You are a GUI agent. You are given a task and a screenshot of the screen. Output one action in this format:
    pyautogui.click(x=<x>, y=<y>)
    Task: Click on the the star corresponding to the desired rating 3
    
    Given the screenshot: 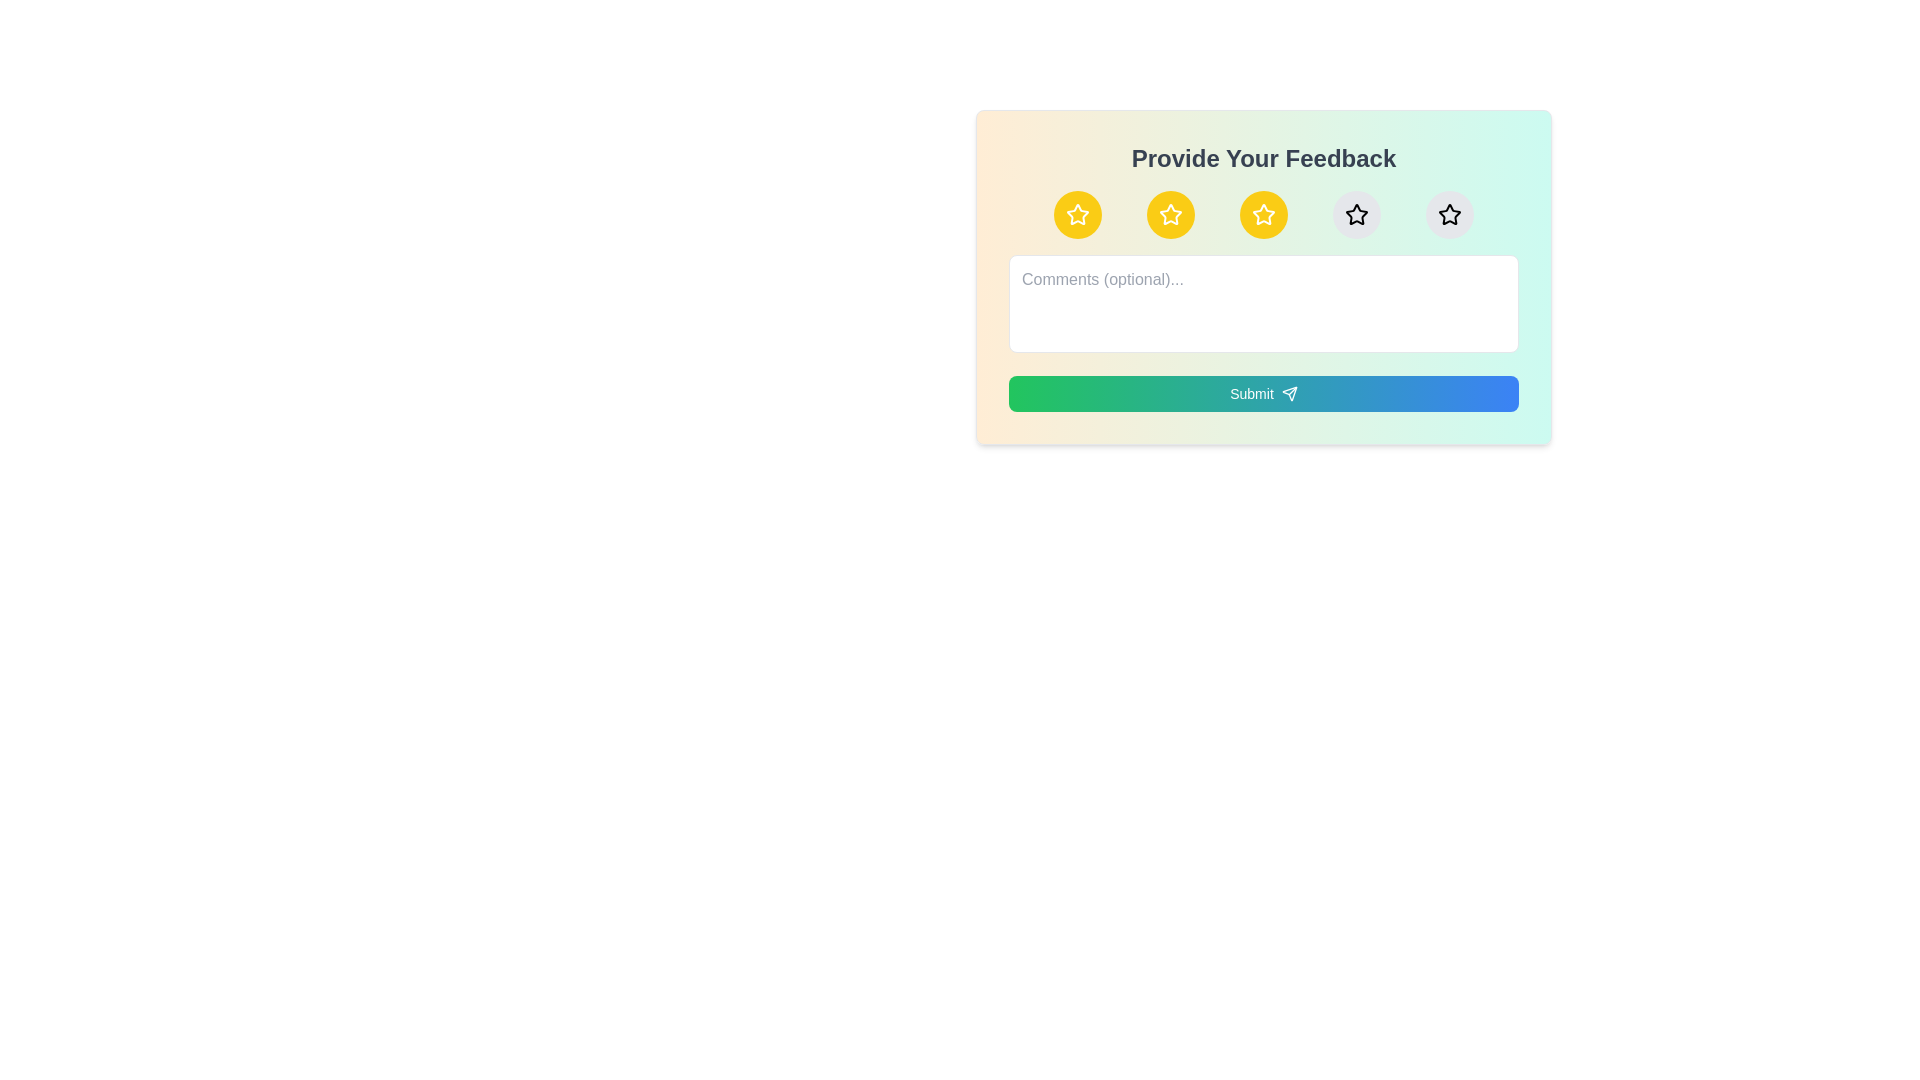 What is the action you would take?
    pyautogui.click(x=1262, y=215)
    